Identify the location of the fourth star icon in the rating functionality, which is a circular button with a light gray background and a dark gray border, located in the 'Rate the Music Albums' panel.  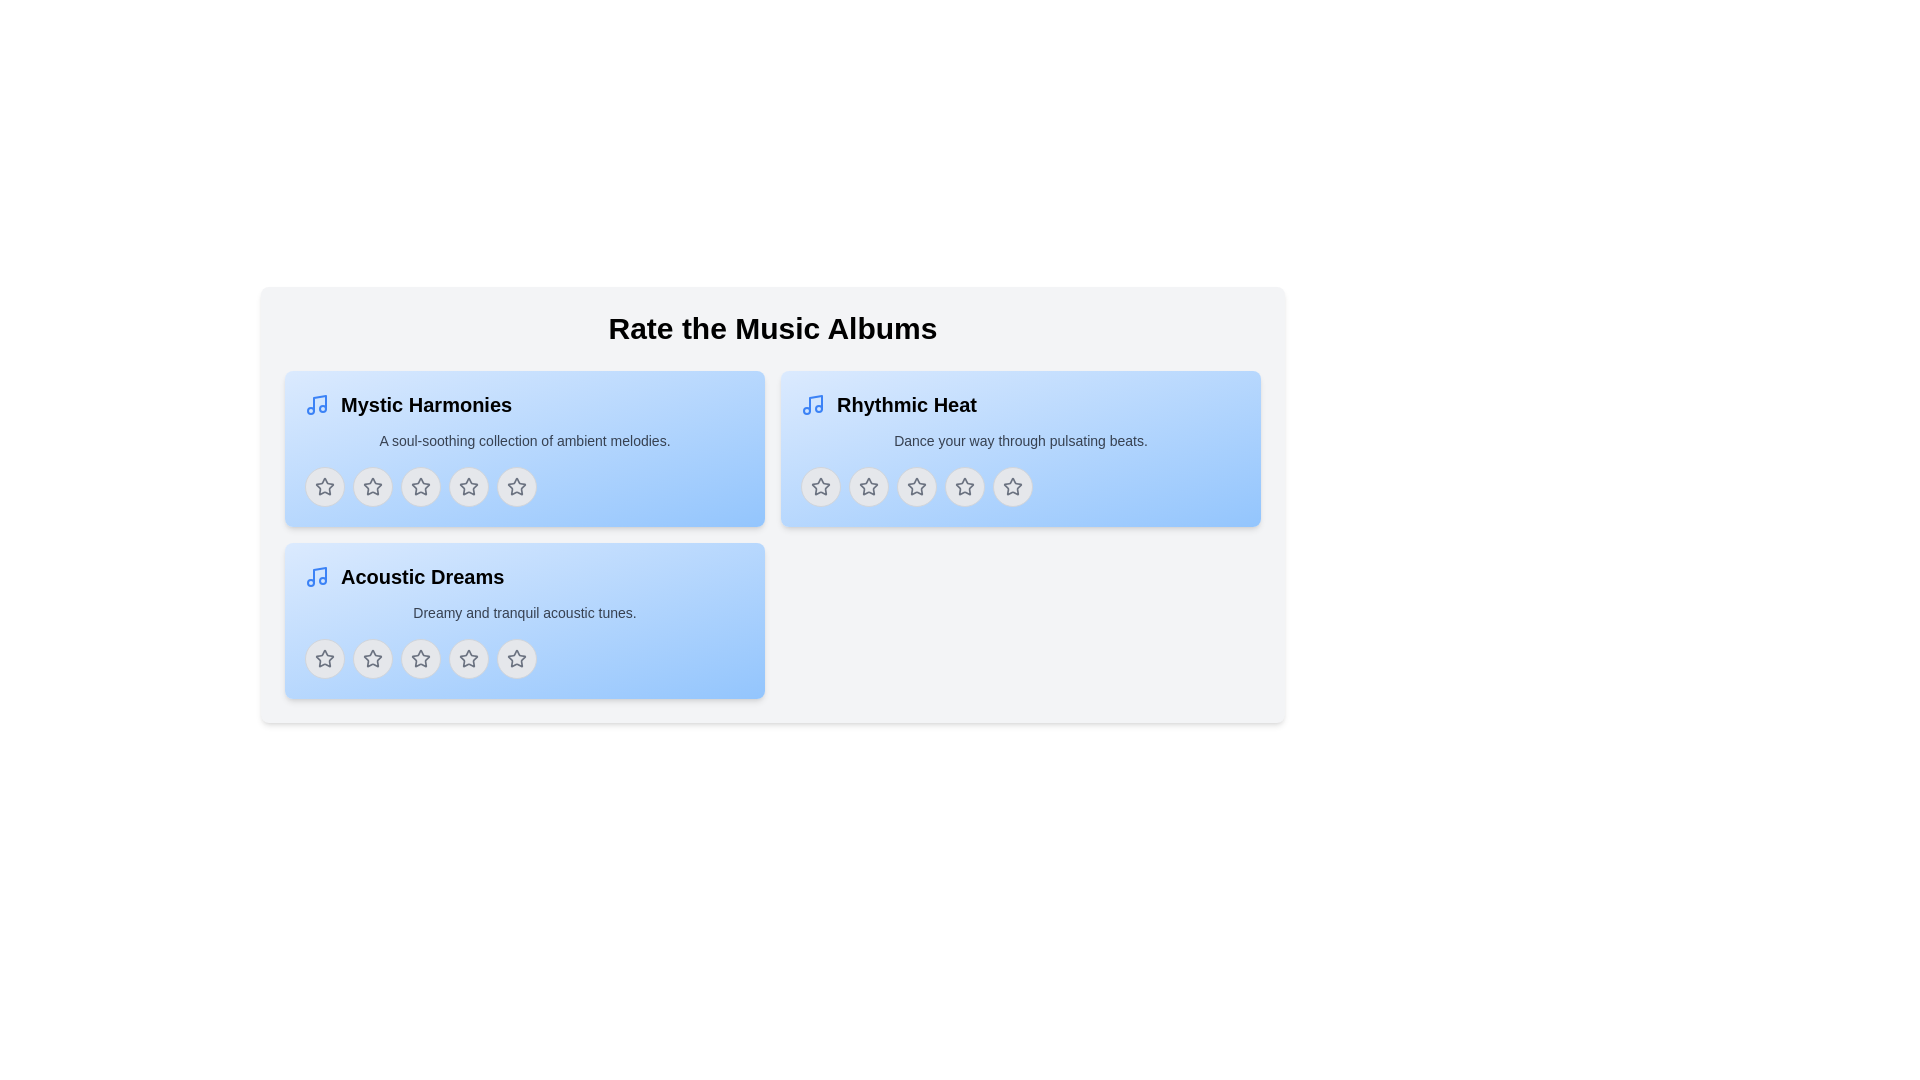
(1012, 486).